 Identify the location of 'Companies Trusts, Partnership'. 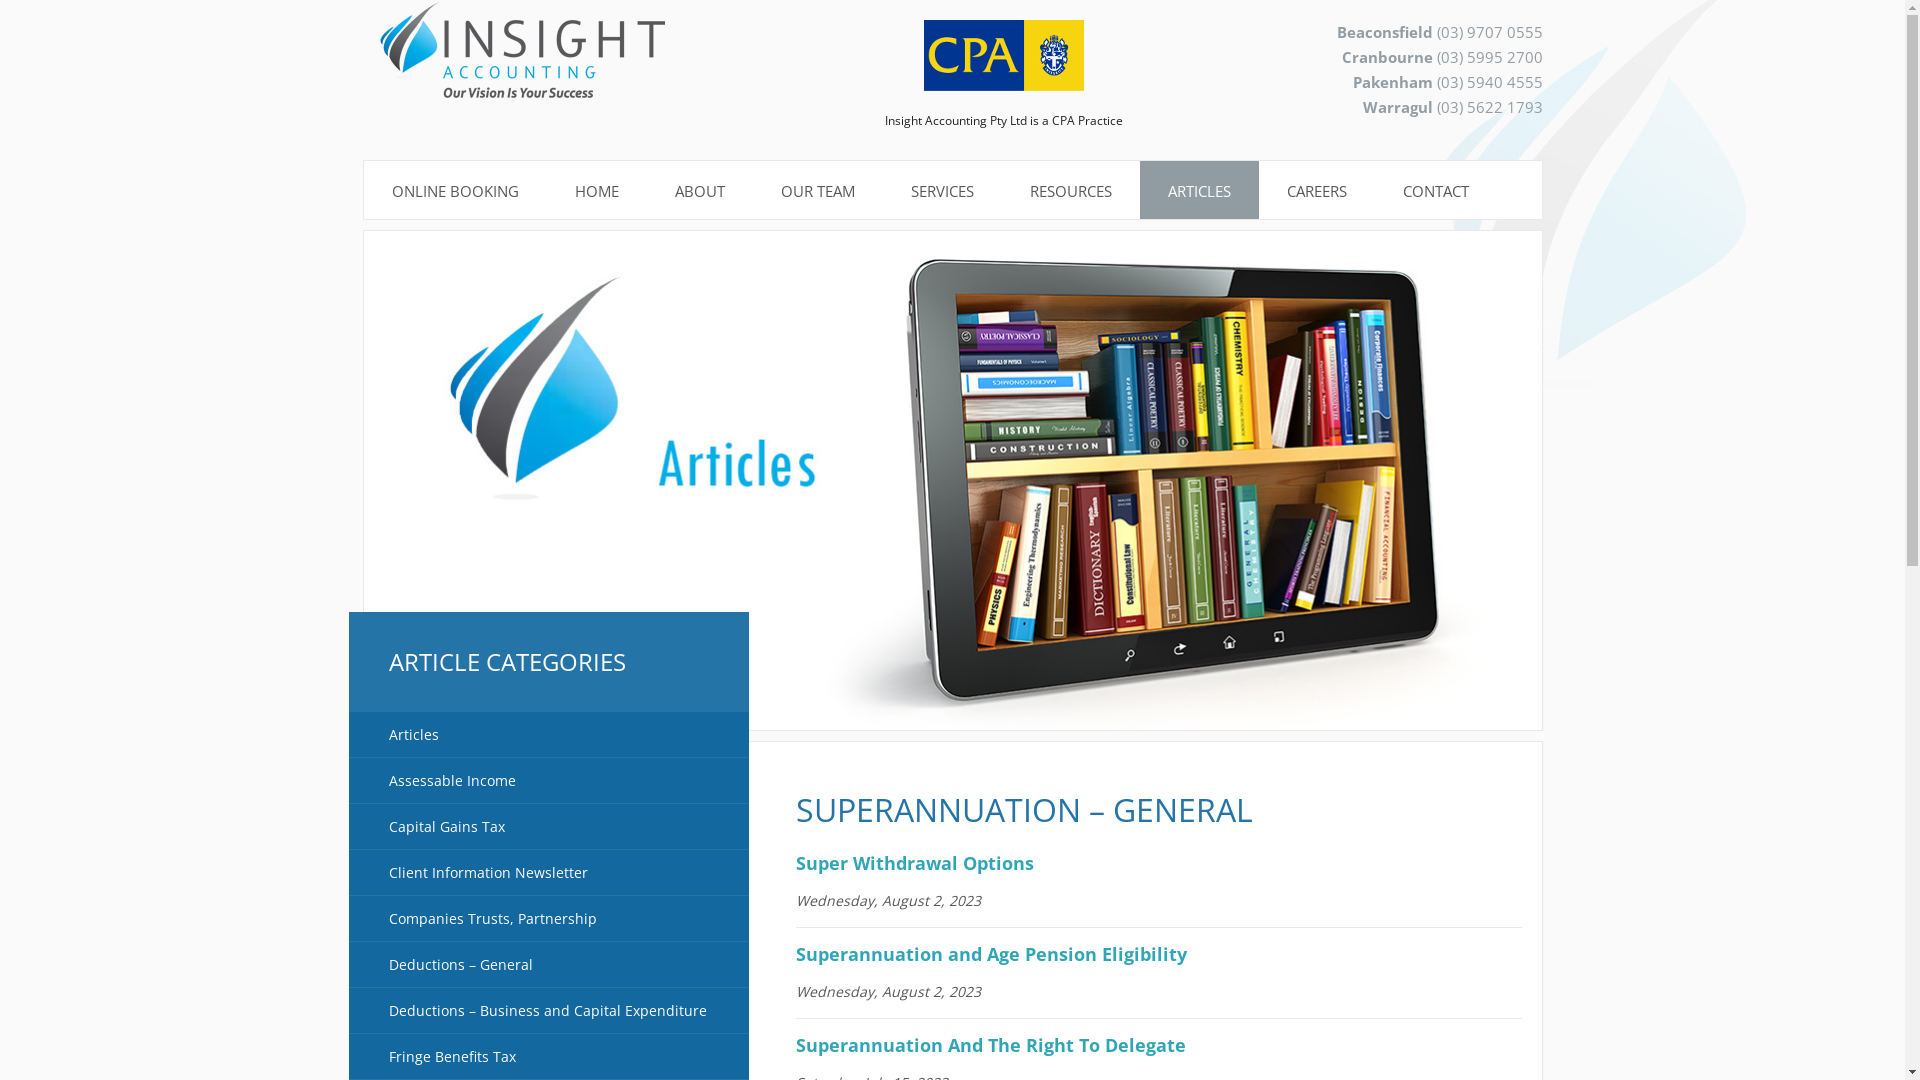
(547, 918).